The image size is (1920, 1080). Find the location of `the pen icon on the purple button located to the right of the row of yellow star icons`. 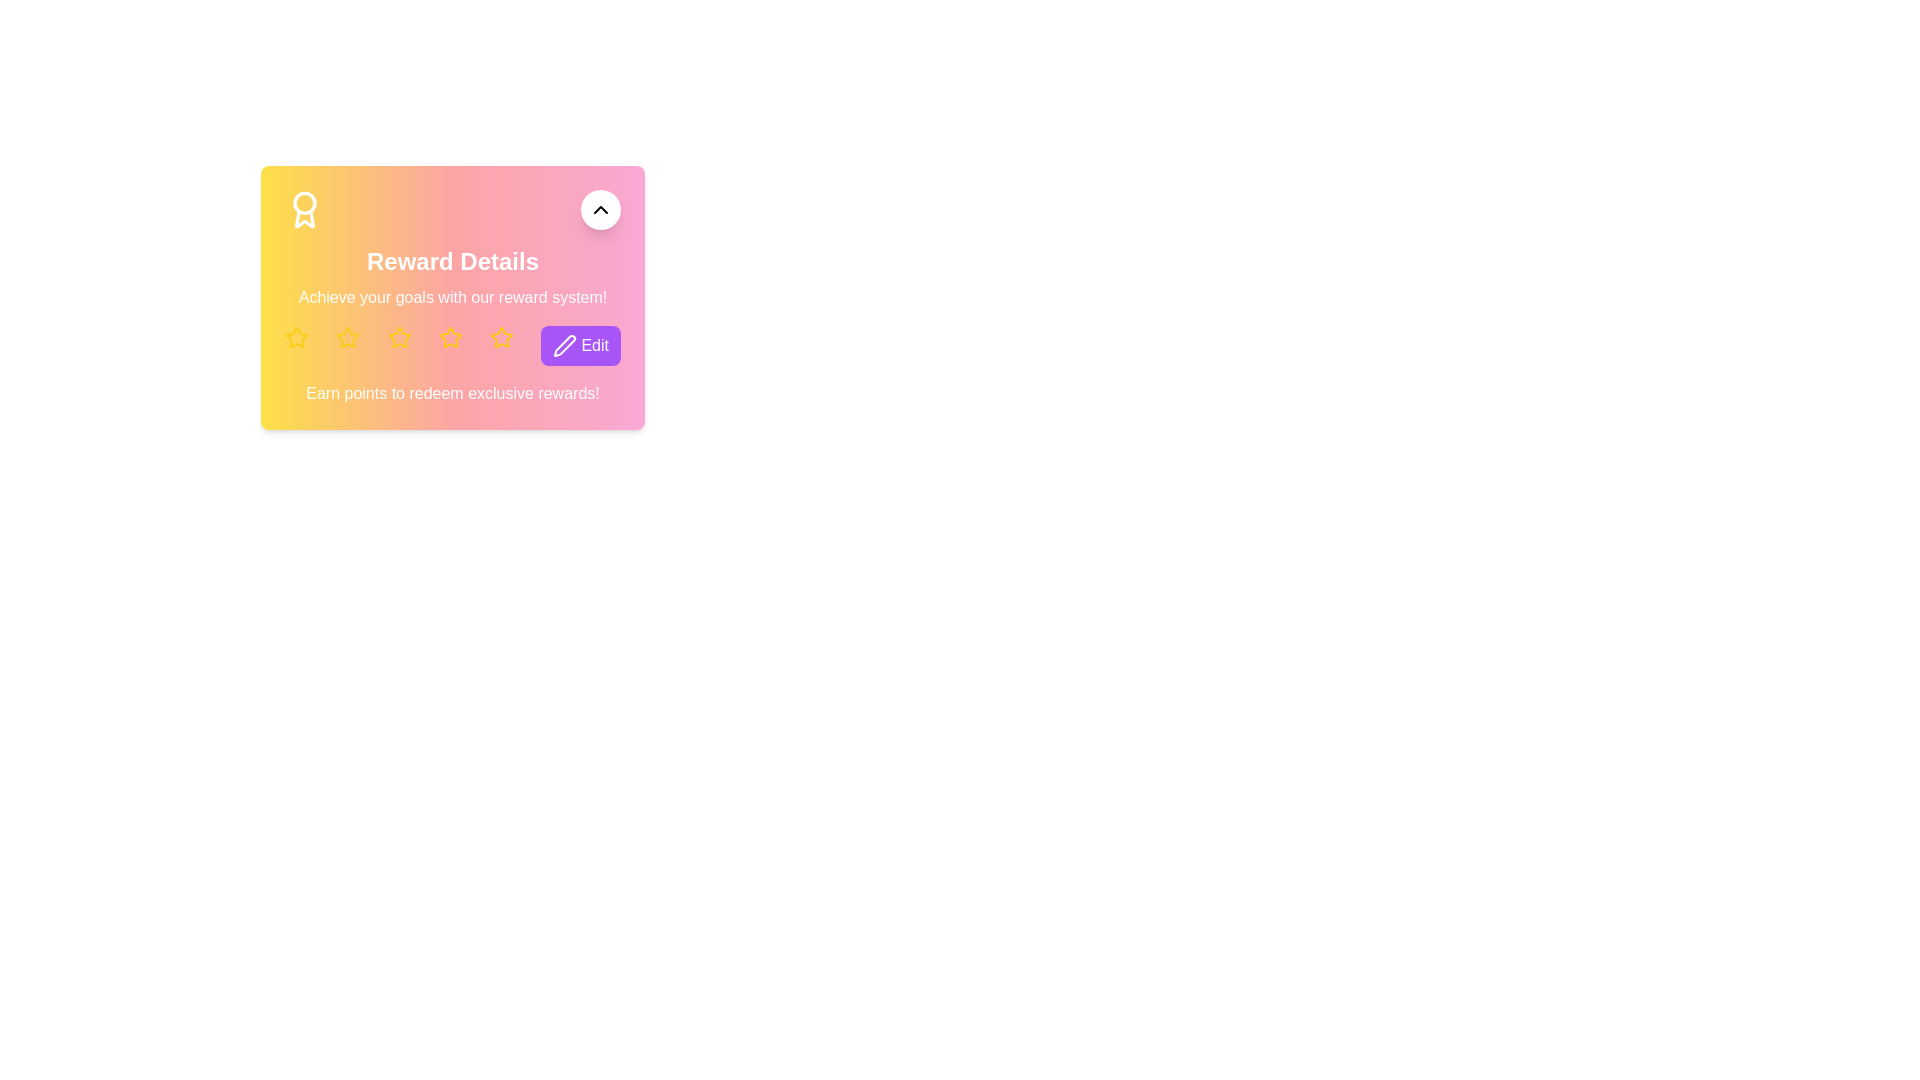

the pen icon on the purple button located to the right of the row of yellow star icons is located at coordinates (564, 345).